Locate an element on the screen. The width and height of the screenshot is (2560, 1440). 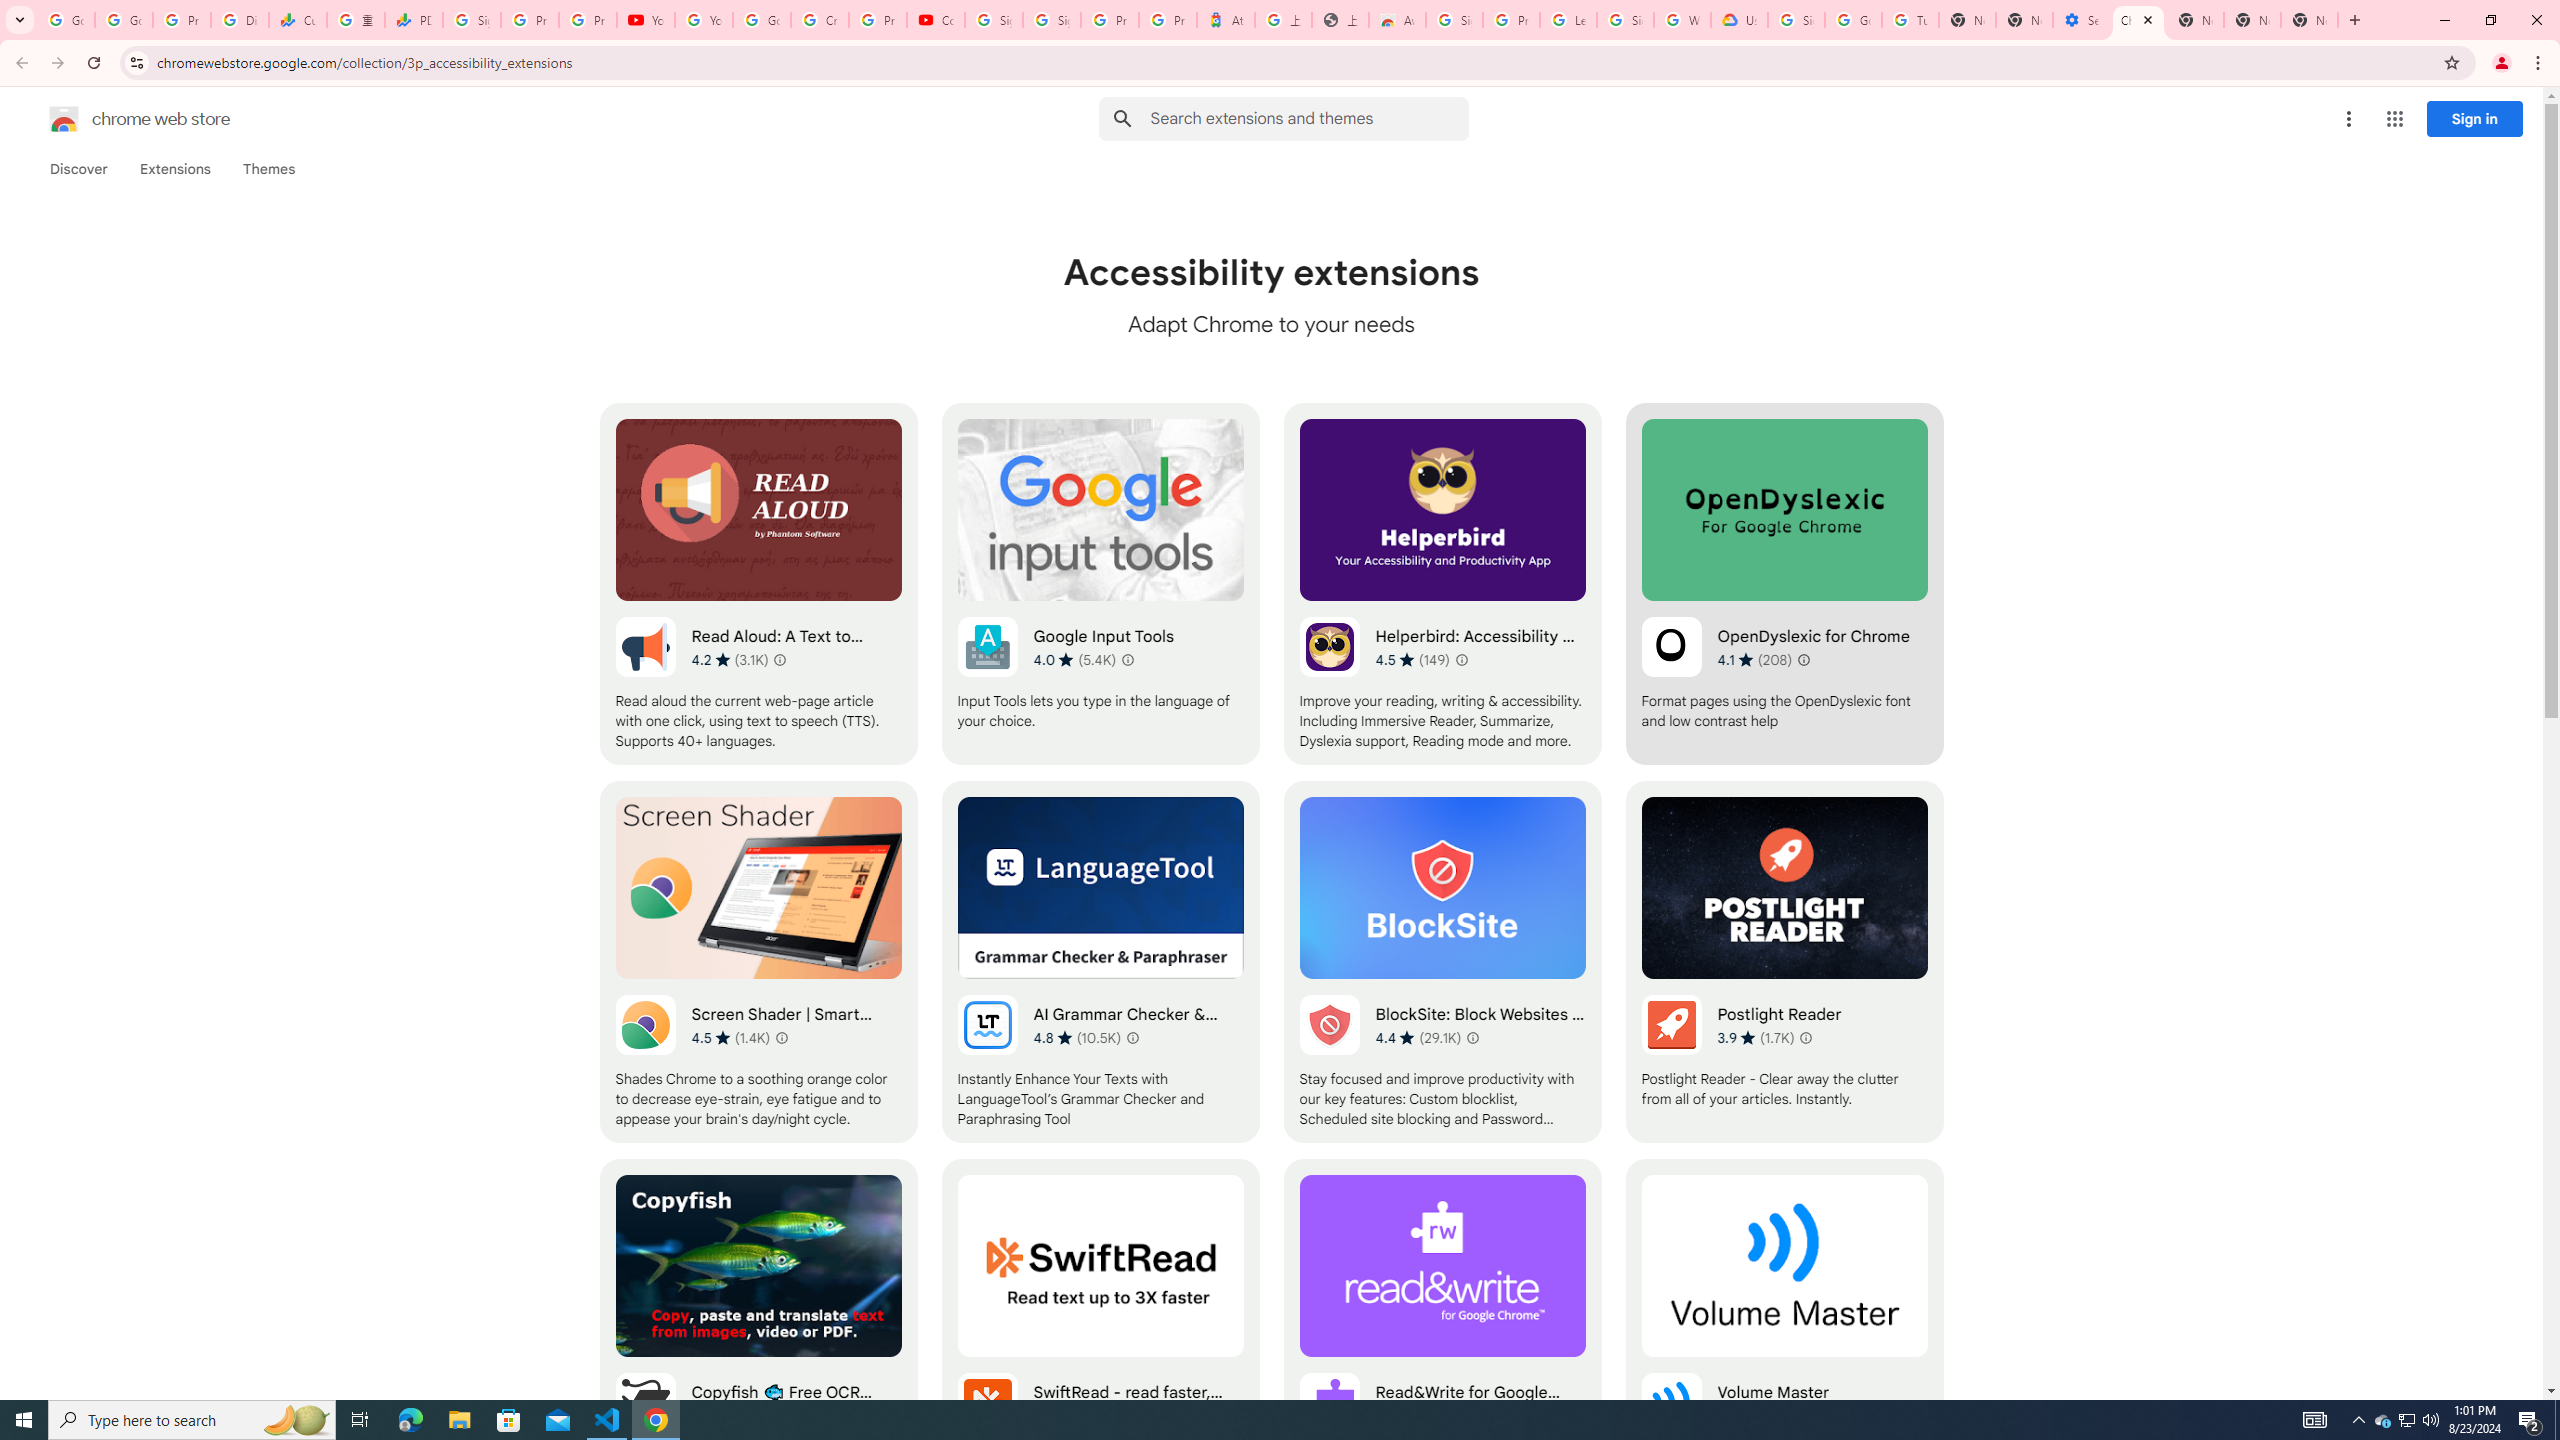
'Chrome Web Store - Accessibility extensions' is located at coordinates (2137, 19).